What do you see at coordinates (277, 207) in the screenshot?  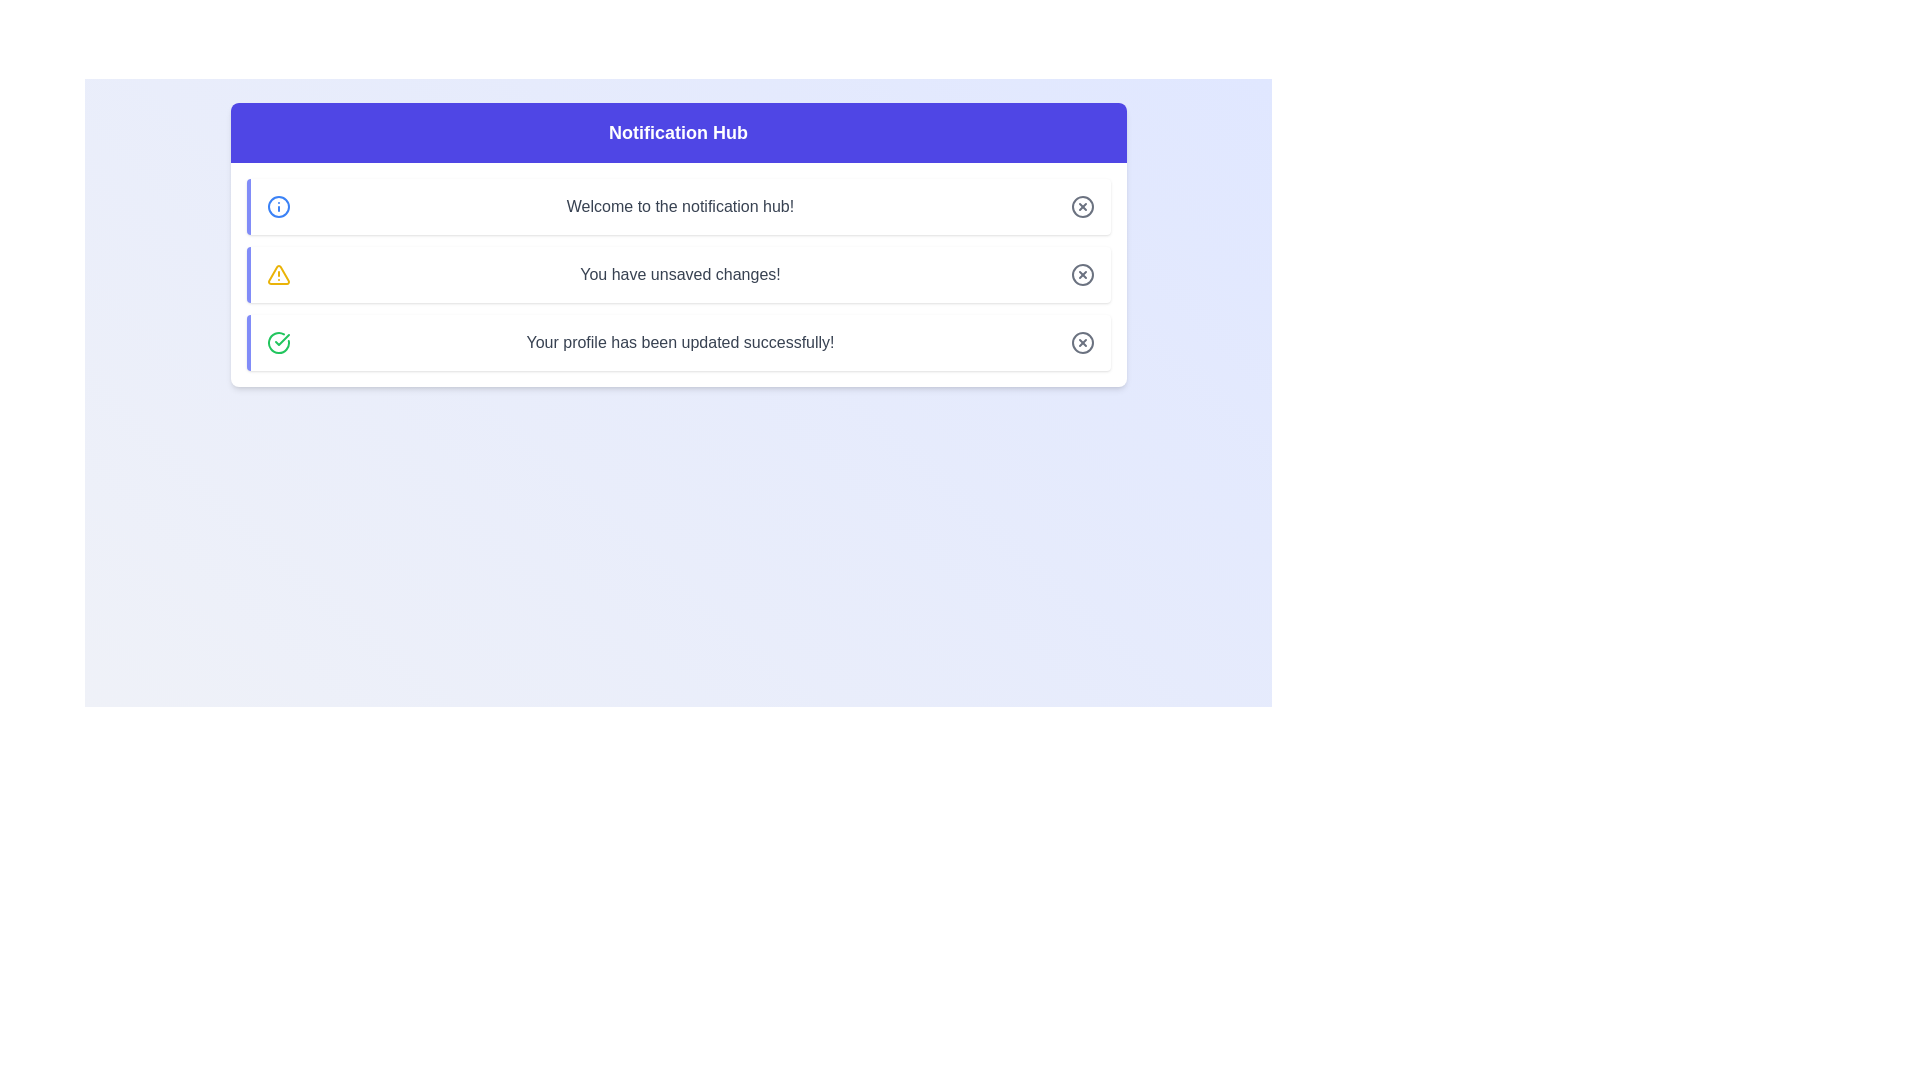 I see `the circular blue information icon located to the left of the text 'Welcome to the notification hub!'` at bounding box center [277, 207].